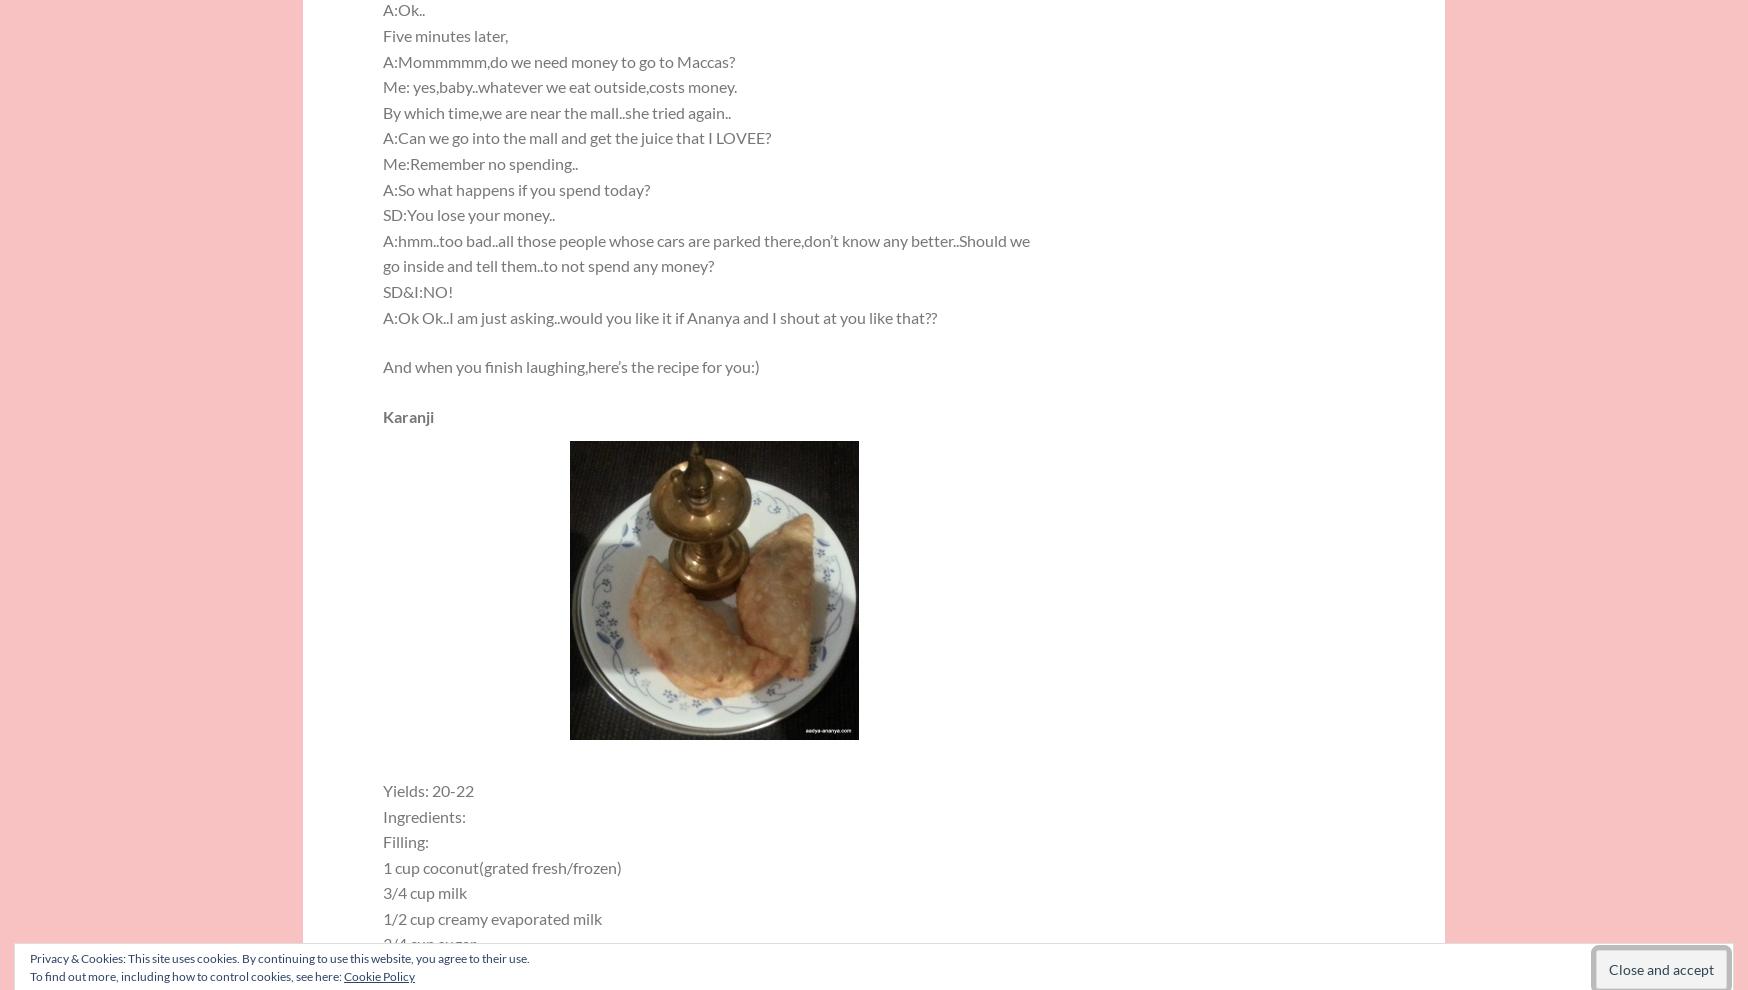 The width and height of the screenshot is (1748, 990). What do you see at coordinates (382, 188) in the screenshot?
I see `'A:So what happens if you spend today?'` at bounding box center [382, 188].